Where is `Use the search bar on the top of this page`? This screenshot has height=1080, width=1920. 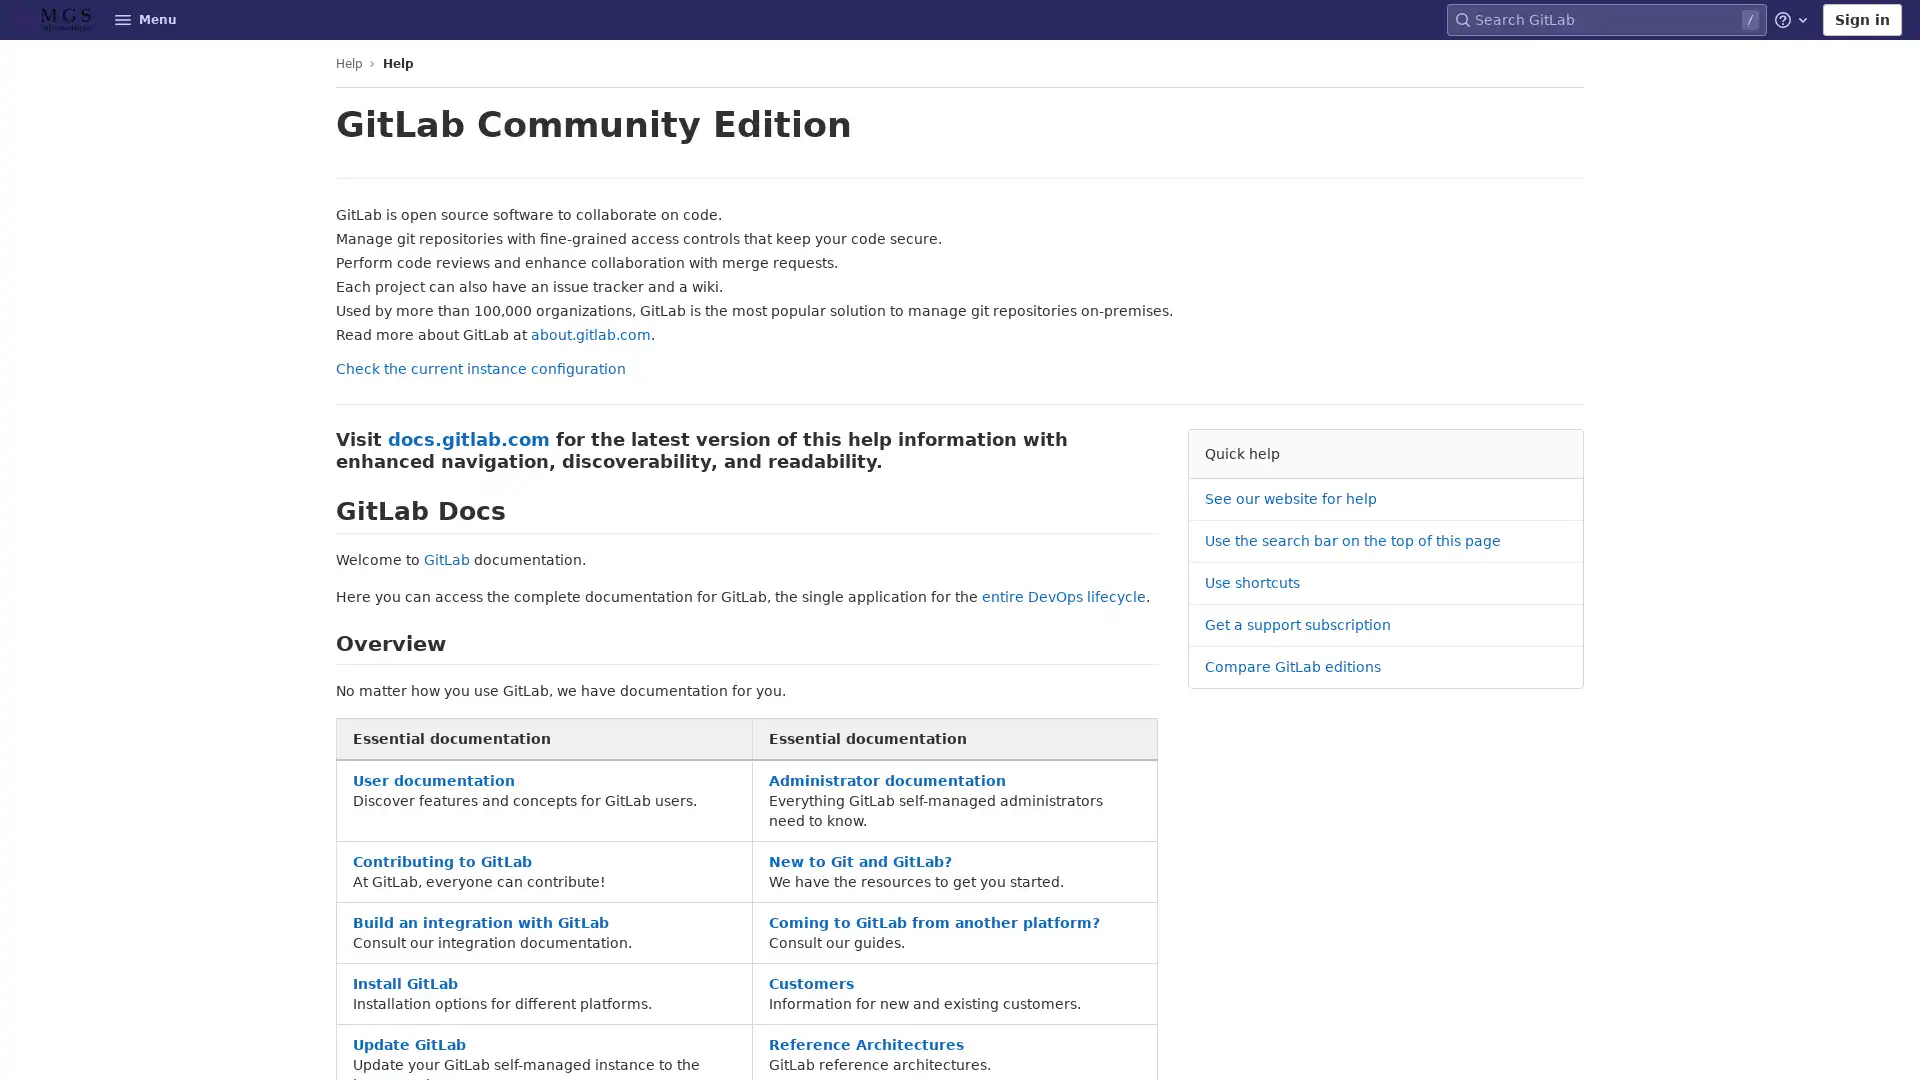
Use the search bar on the top of this page is located at coordinates (1353, 541).